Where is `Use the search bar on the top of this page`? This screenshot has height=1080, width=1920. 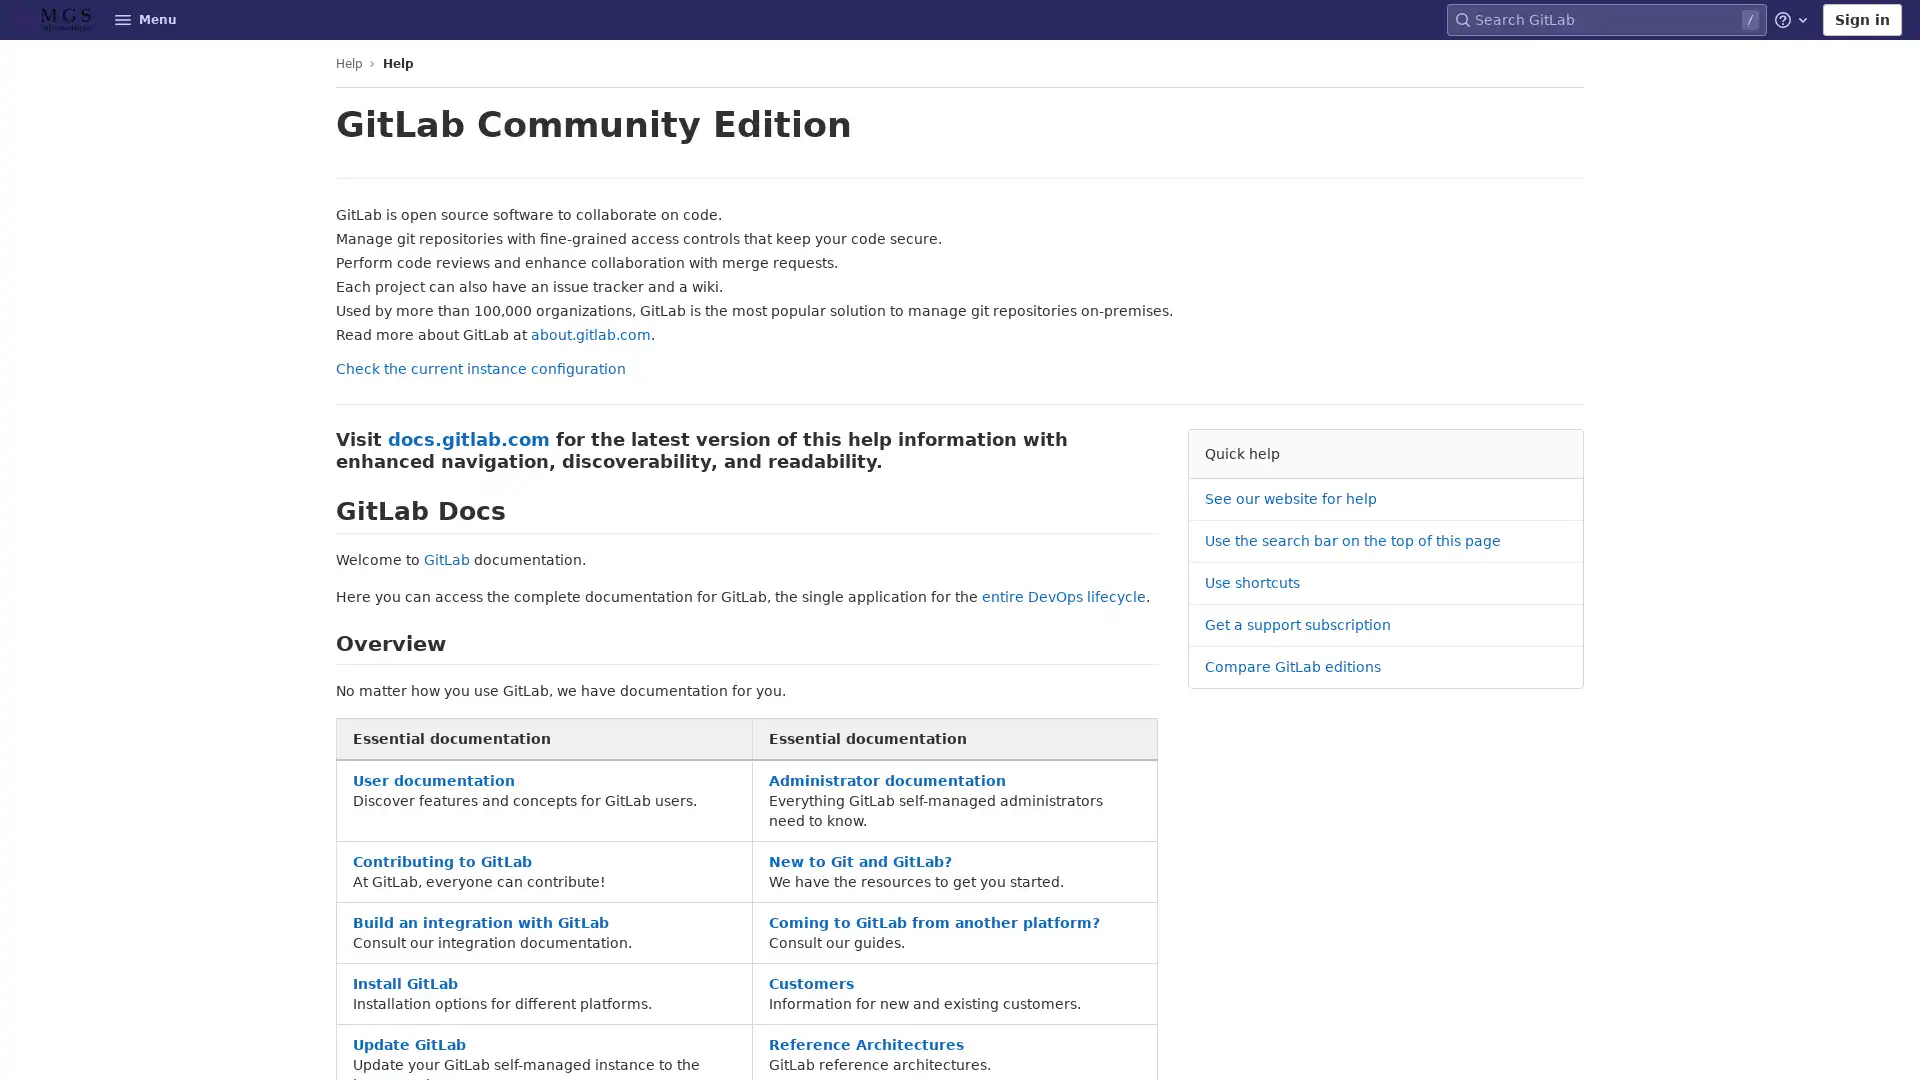
Use the search bar on the top of this page is located at coordinates (1353, 541).